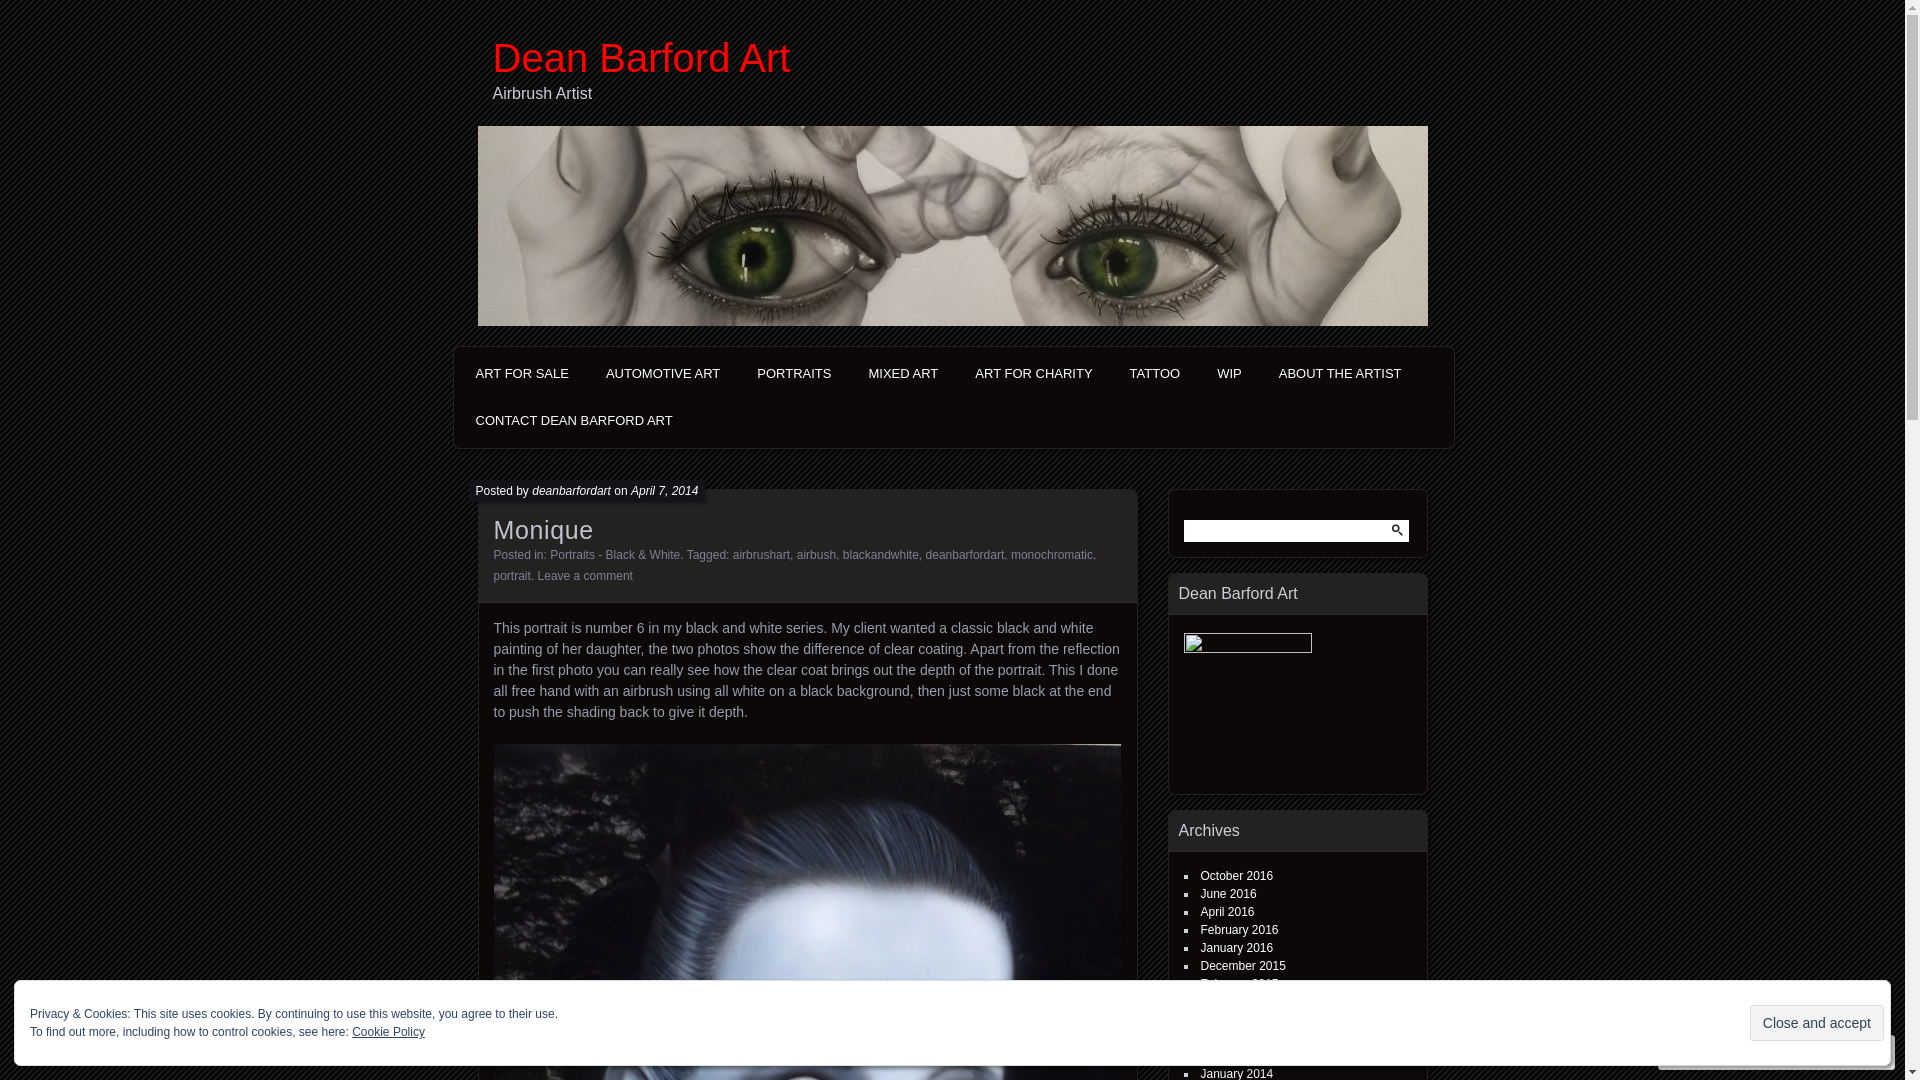 The image size is (1920, 1080). I want to click on 'Portraits - Black & White', so click(613, 555).